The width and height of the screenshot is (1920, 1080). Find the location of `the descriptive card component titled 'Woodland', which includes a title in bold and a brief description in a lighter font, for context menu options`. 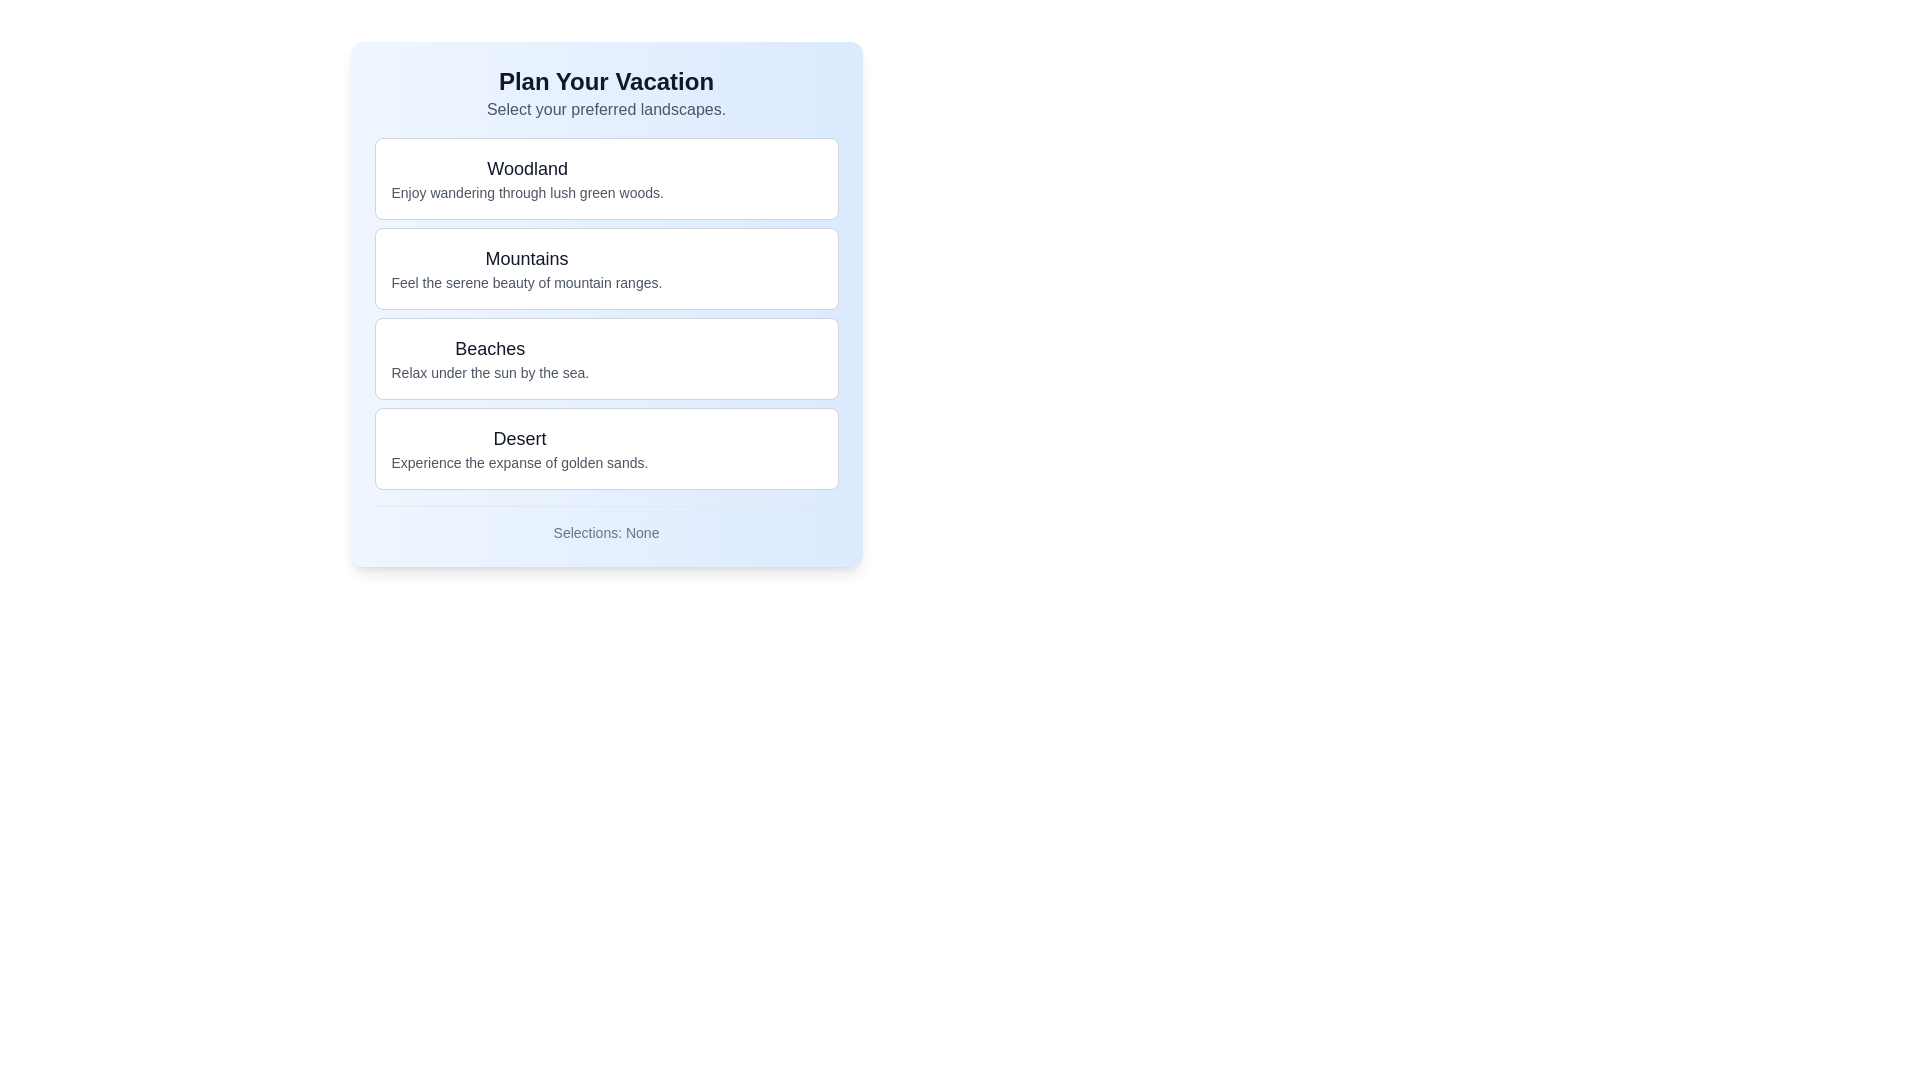

the descriptive card component titled 'Woodland', which includes a title in bold and a brief description in a lighter font, for context menu options is located at coordinates (527, 177).